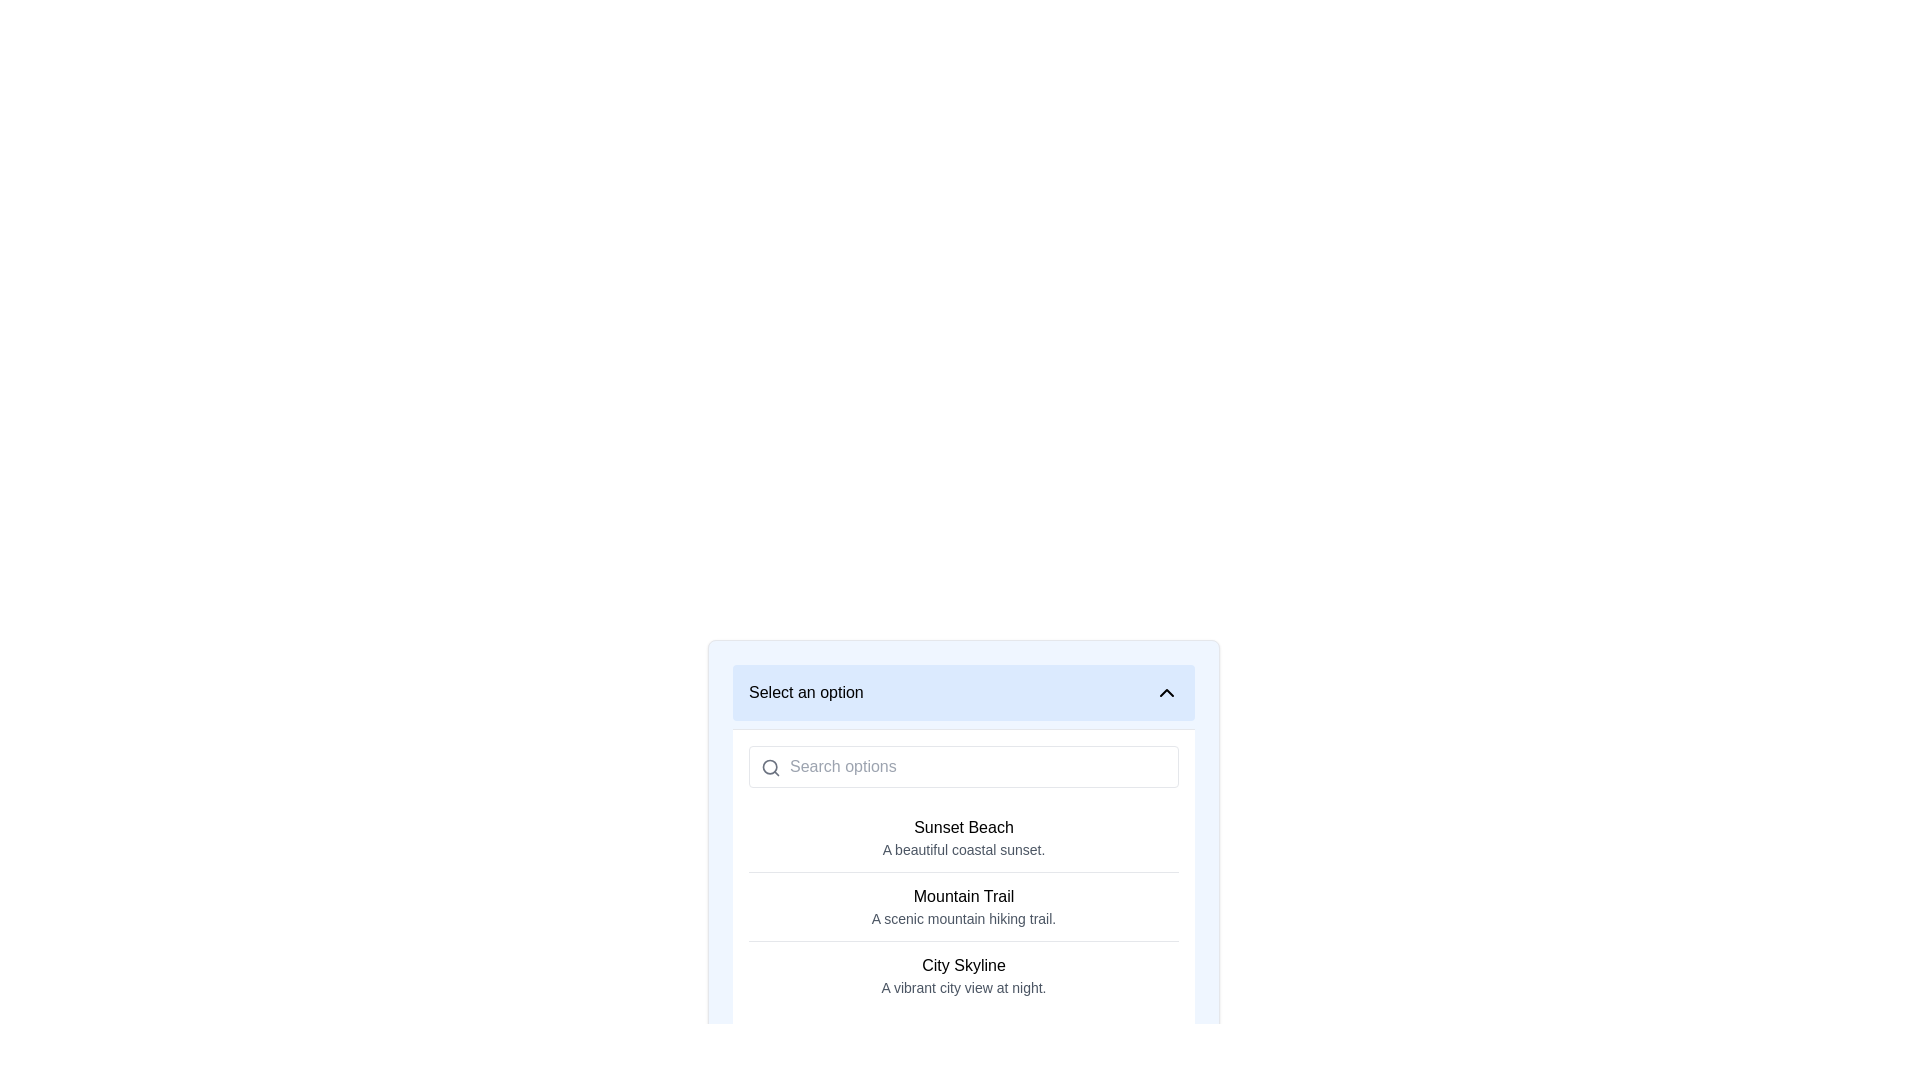  Describe the element at coordinates (770, 766) in the screenshot. I see `the search icon styled with a magnifying glass graphic located inside a text input area adjacent to the 'Search options' placeholder` at that location.